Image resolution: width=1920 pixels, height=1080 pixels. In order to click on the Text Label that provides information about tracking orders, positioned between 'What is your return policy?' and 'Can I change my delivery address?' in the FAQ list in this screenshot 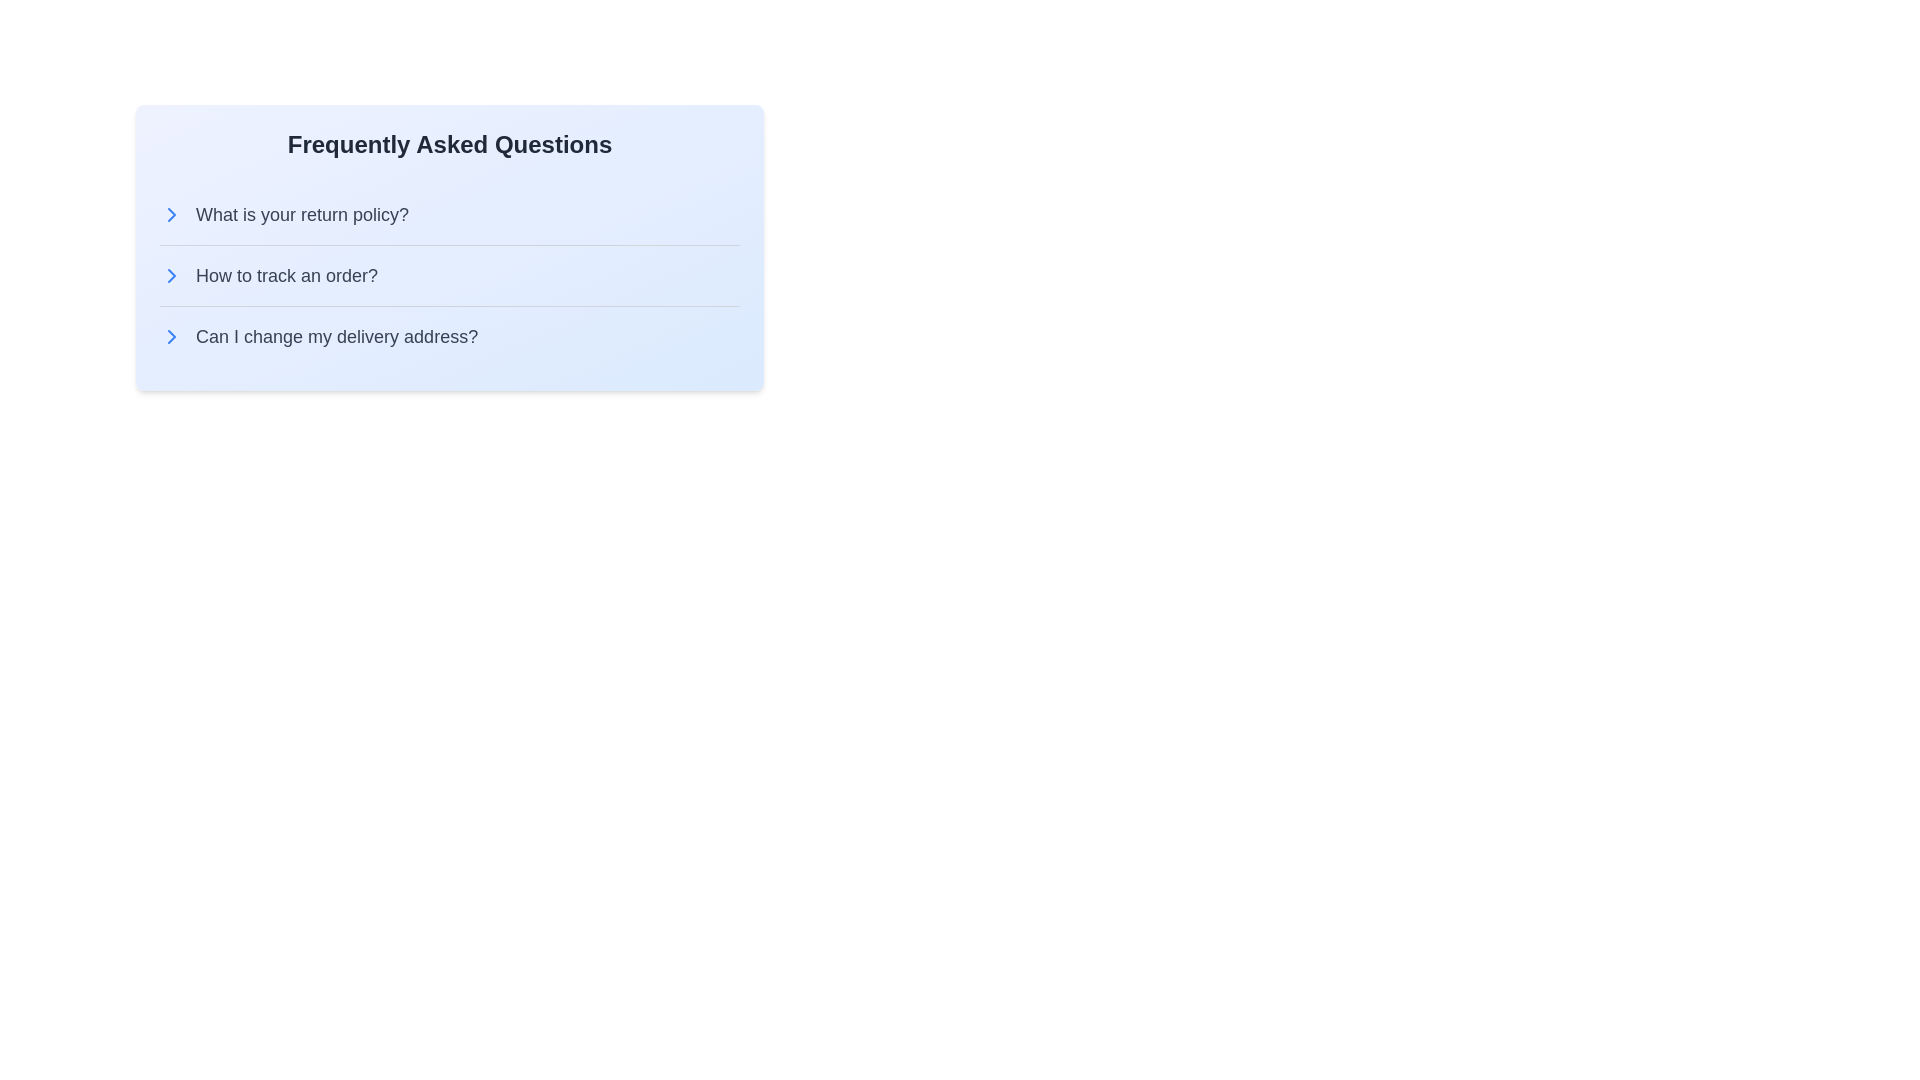, I will do `click(286, 276)`.